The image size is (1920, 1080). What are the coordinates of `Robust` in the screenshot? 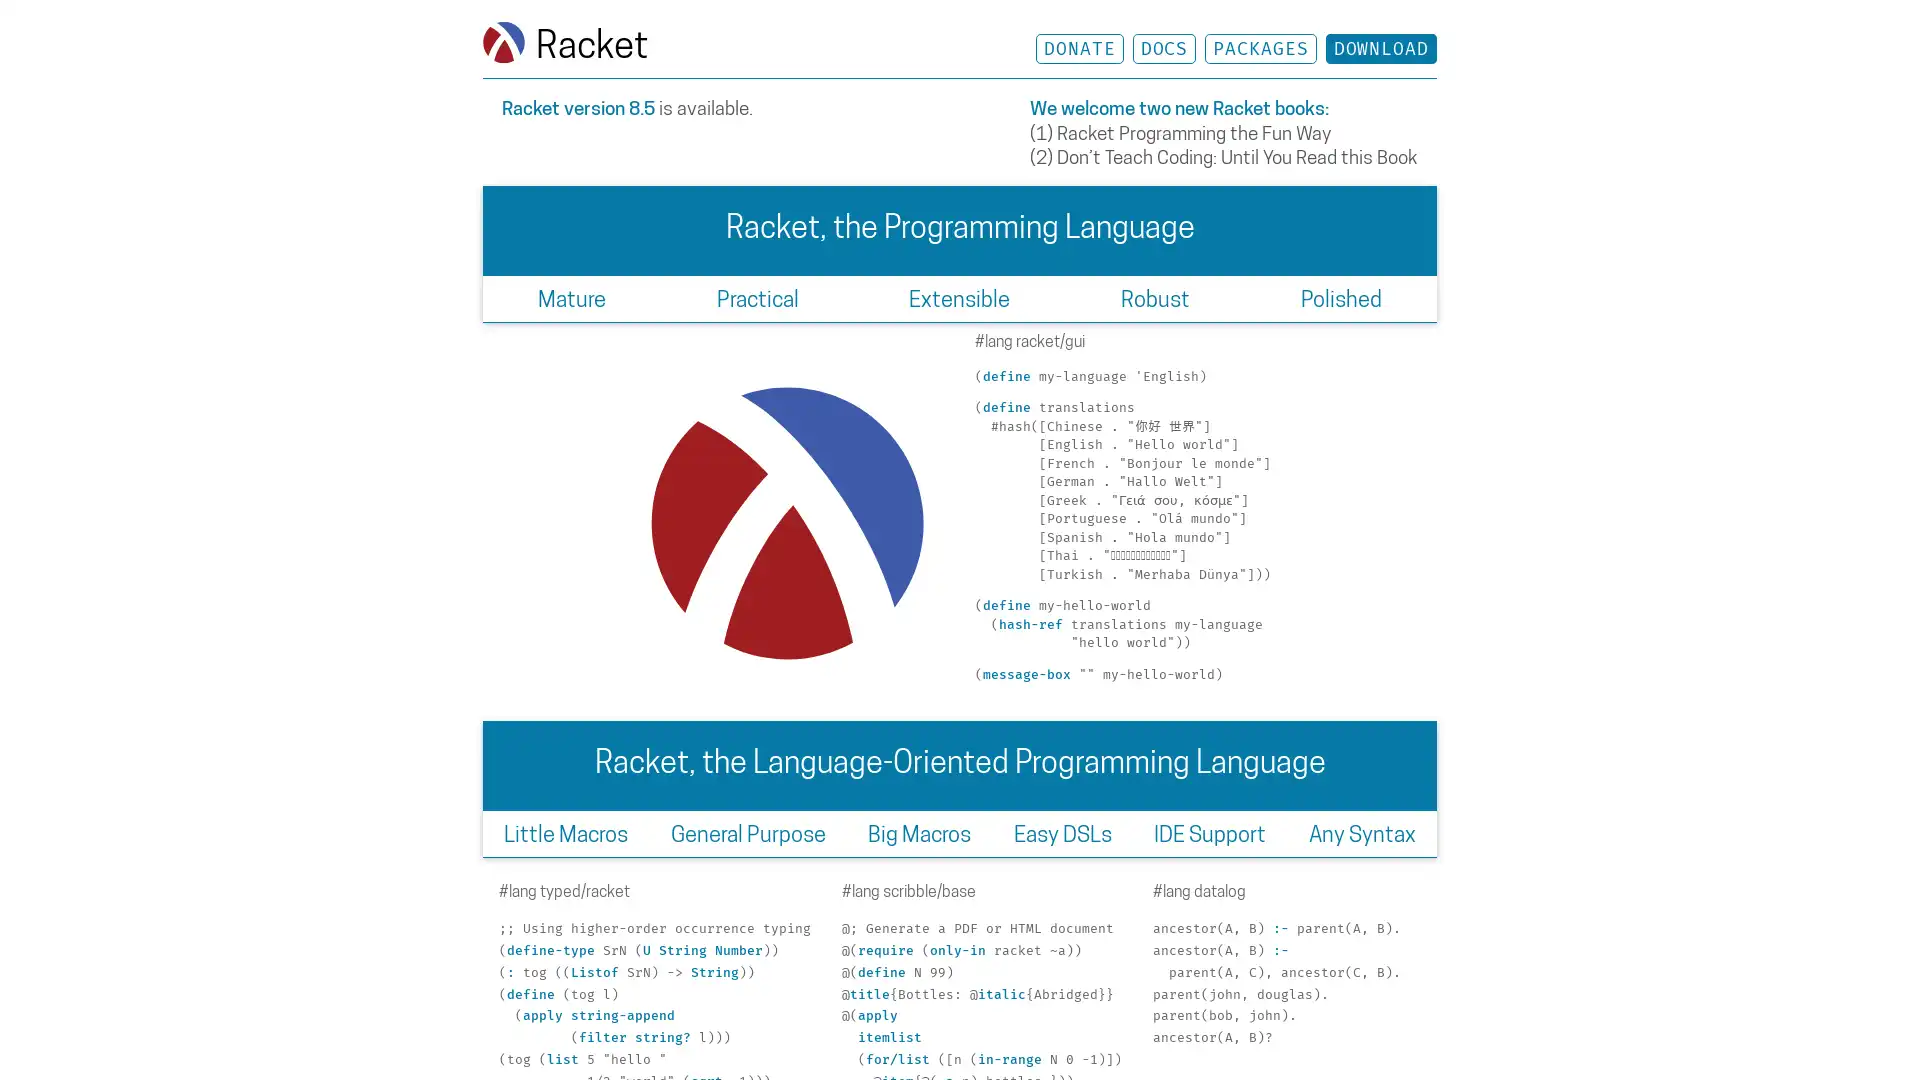 It's located at (1155, 298).